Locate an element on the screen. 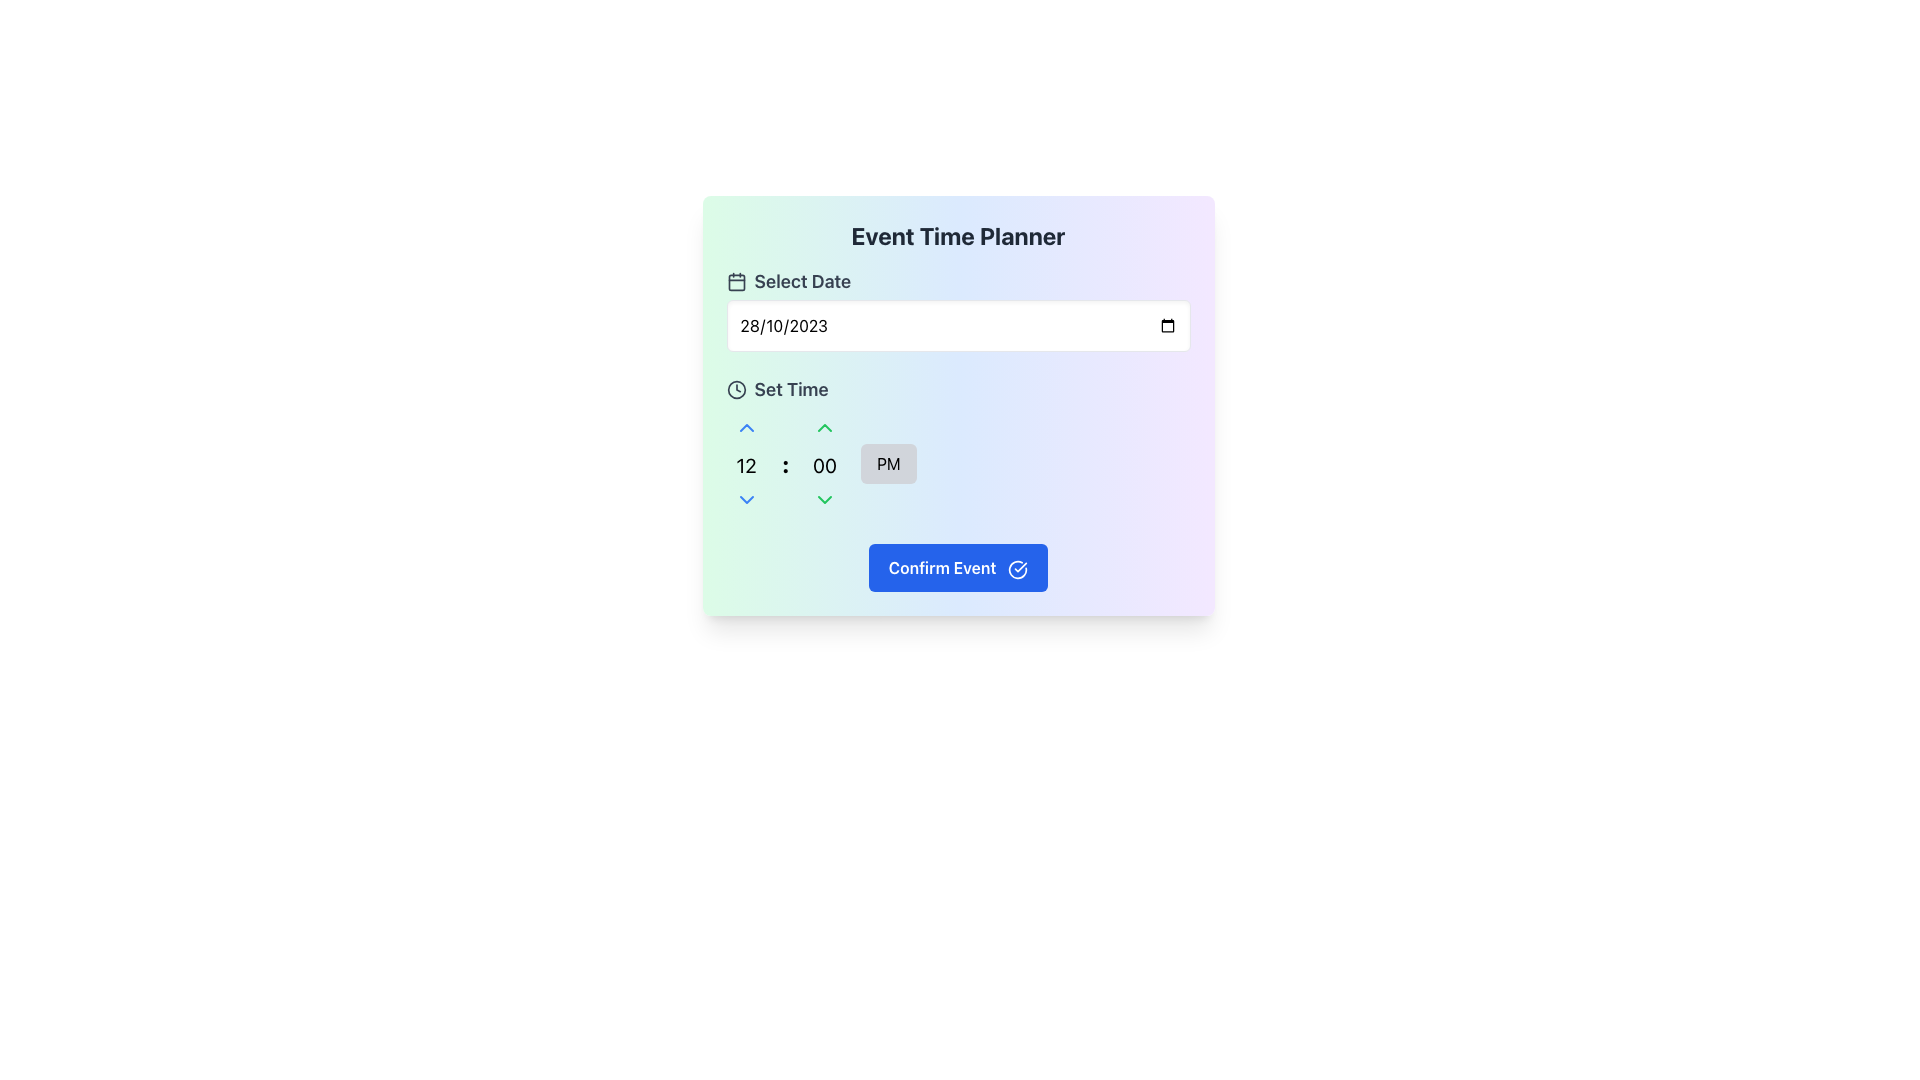  the calendar icon located to the immediate left of the 'Select Date' label in the 'Event Time Planner' interface is located at coordinates (735, 281).